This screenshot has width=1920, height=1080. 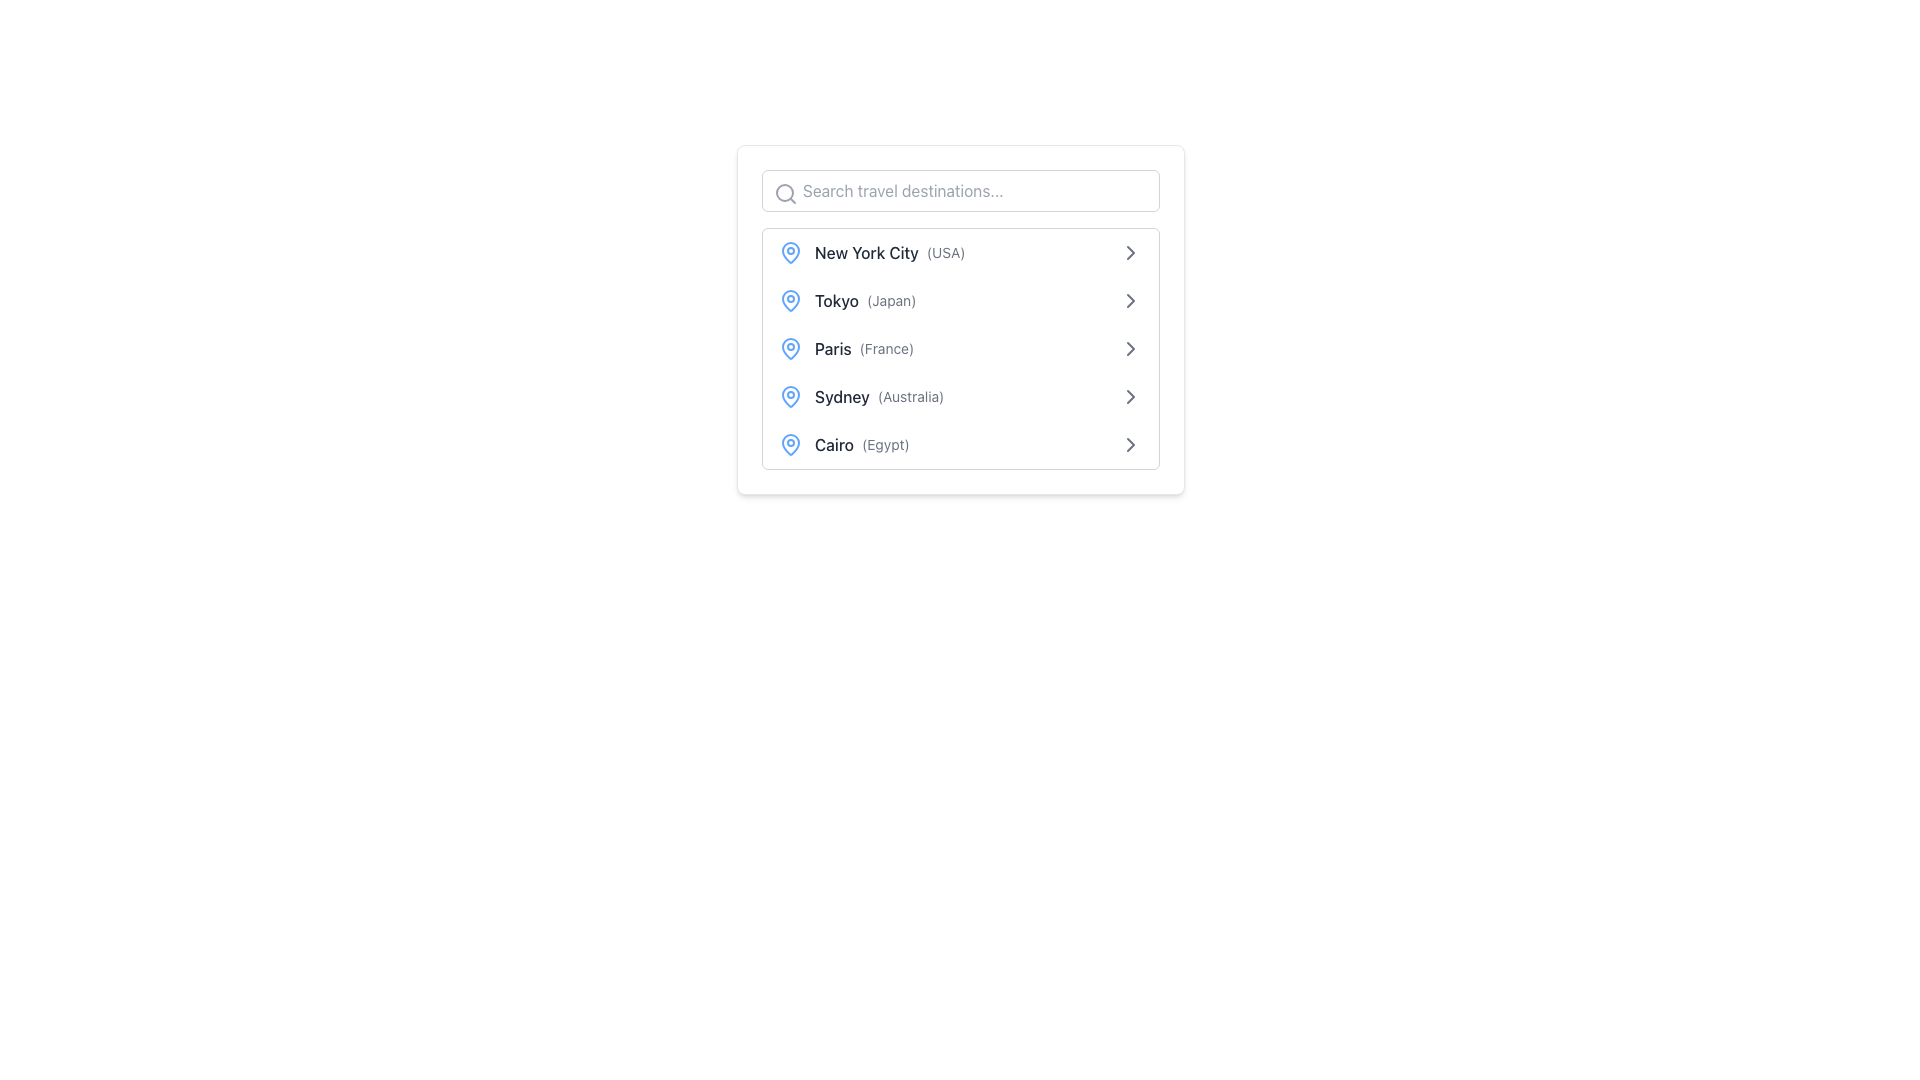 What do you see at coordinates (834, 443) in the screenshot?
I see `the text label indicating the destination name 'Cairo' in the list of travel destinations` at bounding box center [834, 443].